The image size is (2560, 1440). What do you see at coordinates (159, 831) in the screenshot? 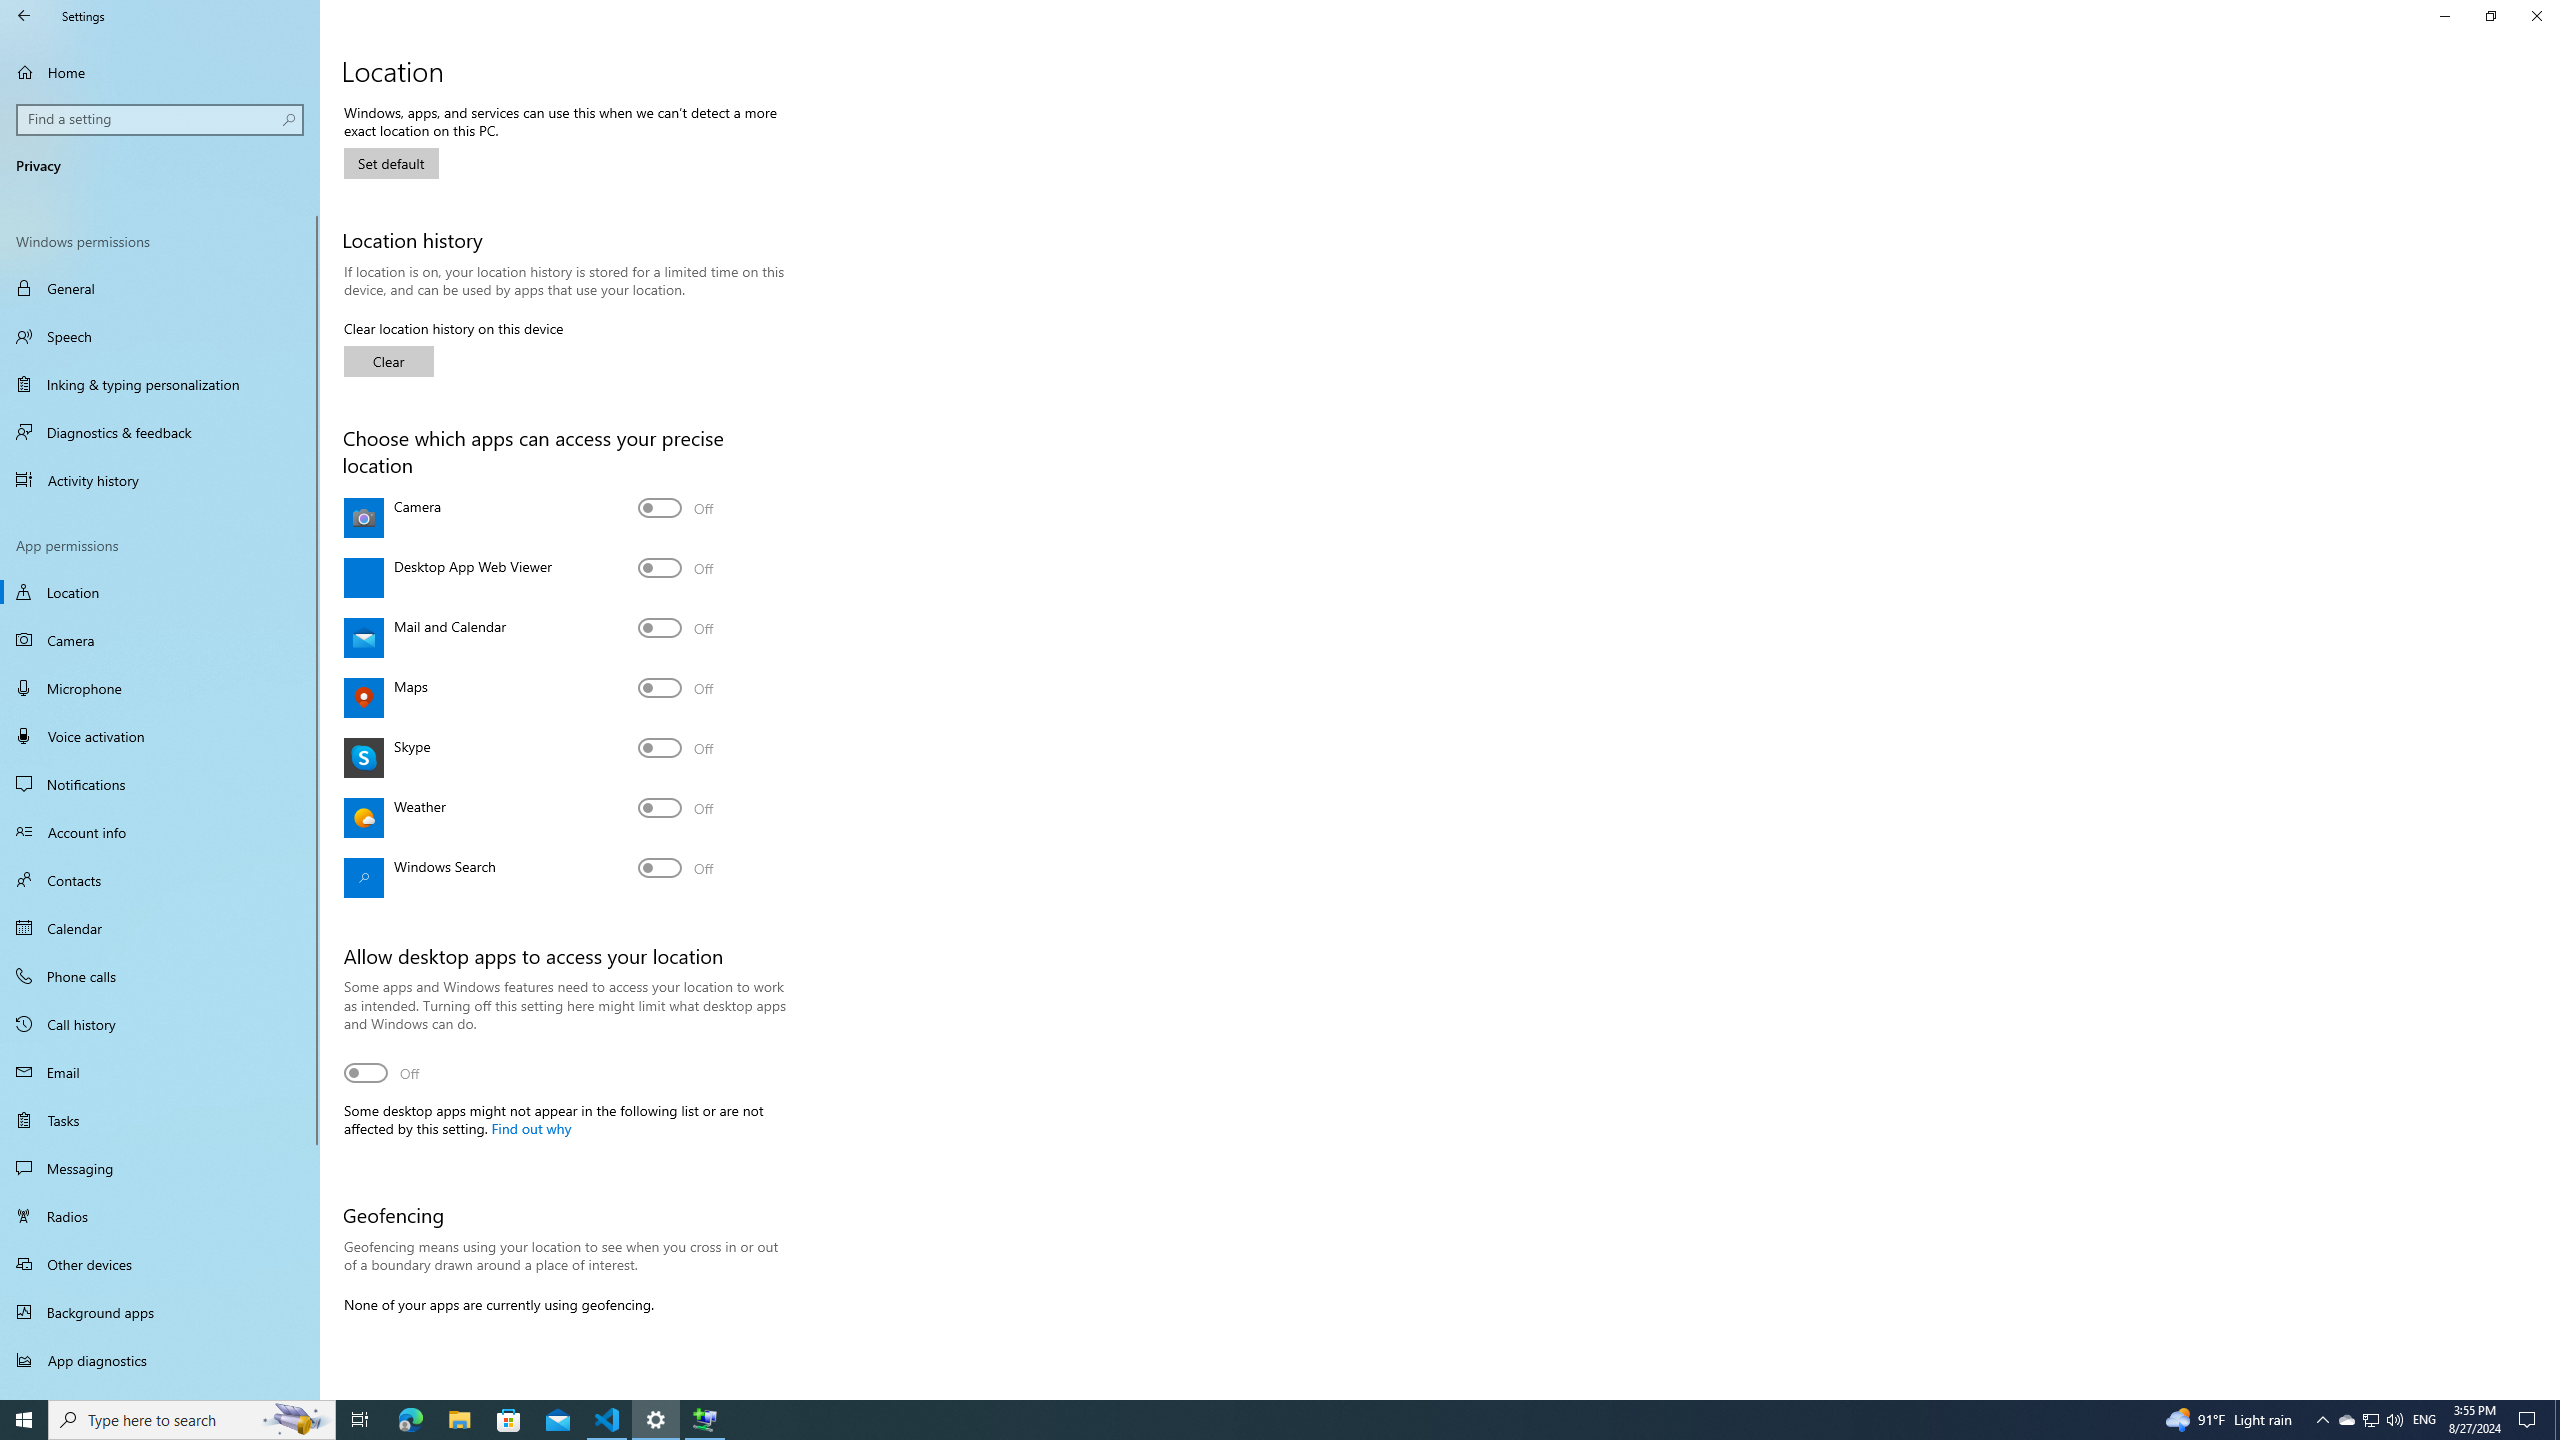
I see `'Account info'` at bounding box center [159, 831].